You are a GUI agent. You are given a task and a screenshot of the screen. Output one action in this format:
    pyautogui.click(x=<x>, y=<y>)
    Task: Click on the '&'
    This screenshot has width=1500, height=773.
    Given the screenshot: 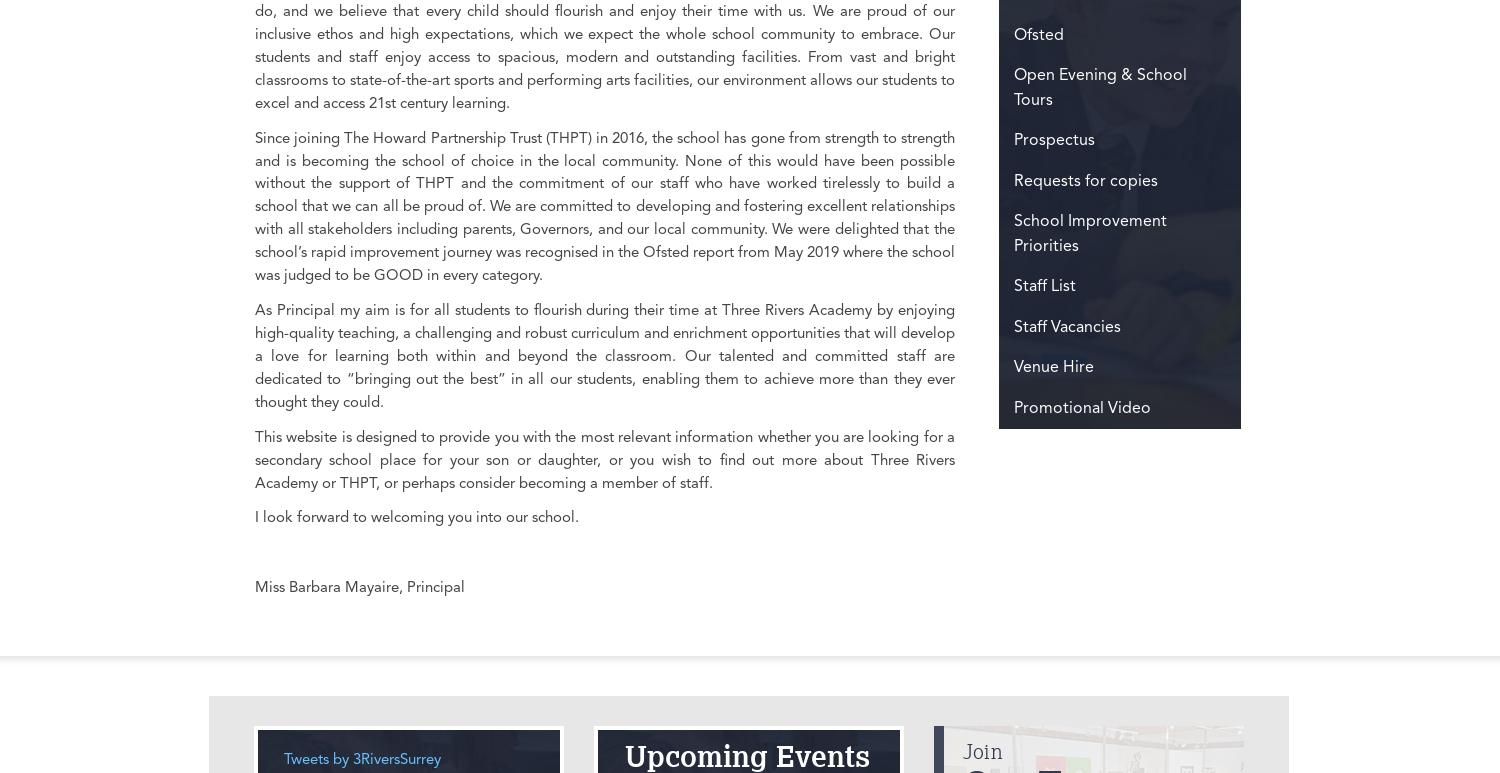 What is the action you would take?
    pyautogui.click(x=1074, y=178)
    